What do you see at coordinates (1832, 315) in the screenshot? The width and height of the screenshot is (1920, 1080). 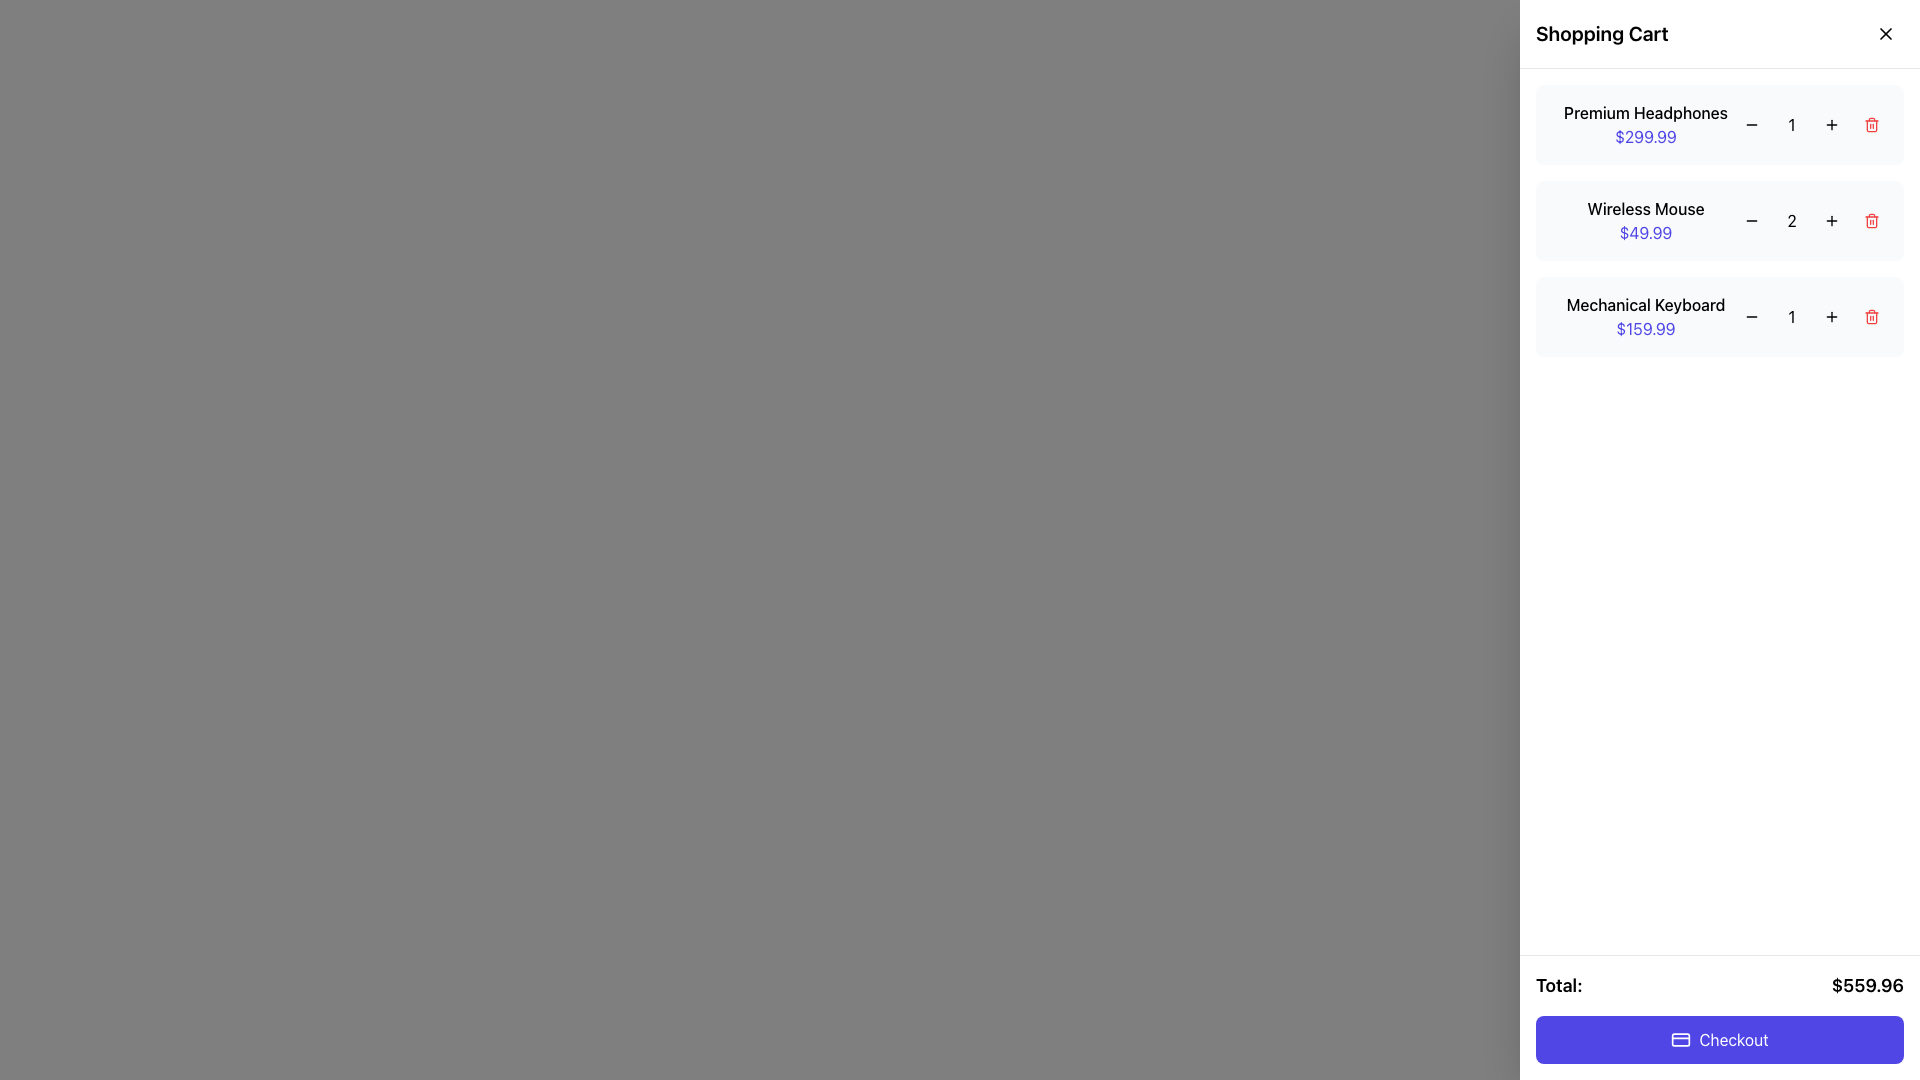 I see `the plus icon on the right side of the 'Mechanical Keyboard' shopping cart row to increase the quantity of the item` at bounding box center [1832, 315].